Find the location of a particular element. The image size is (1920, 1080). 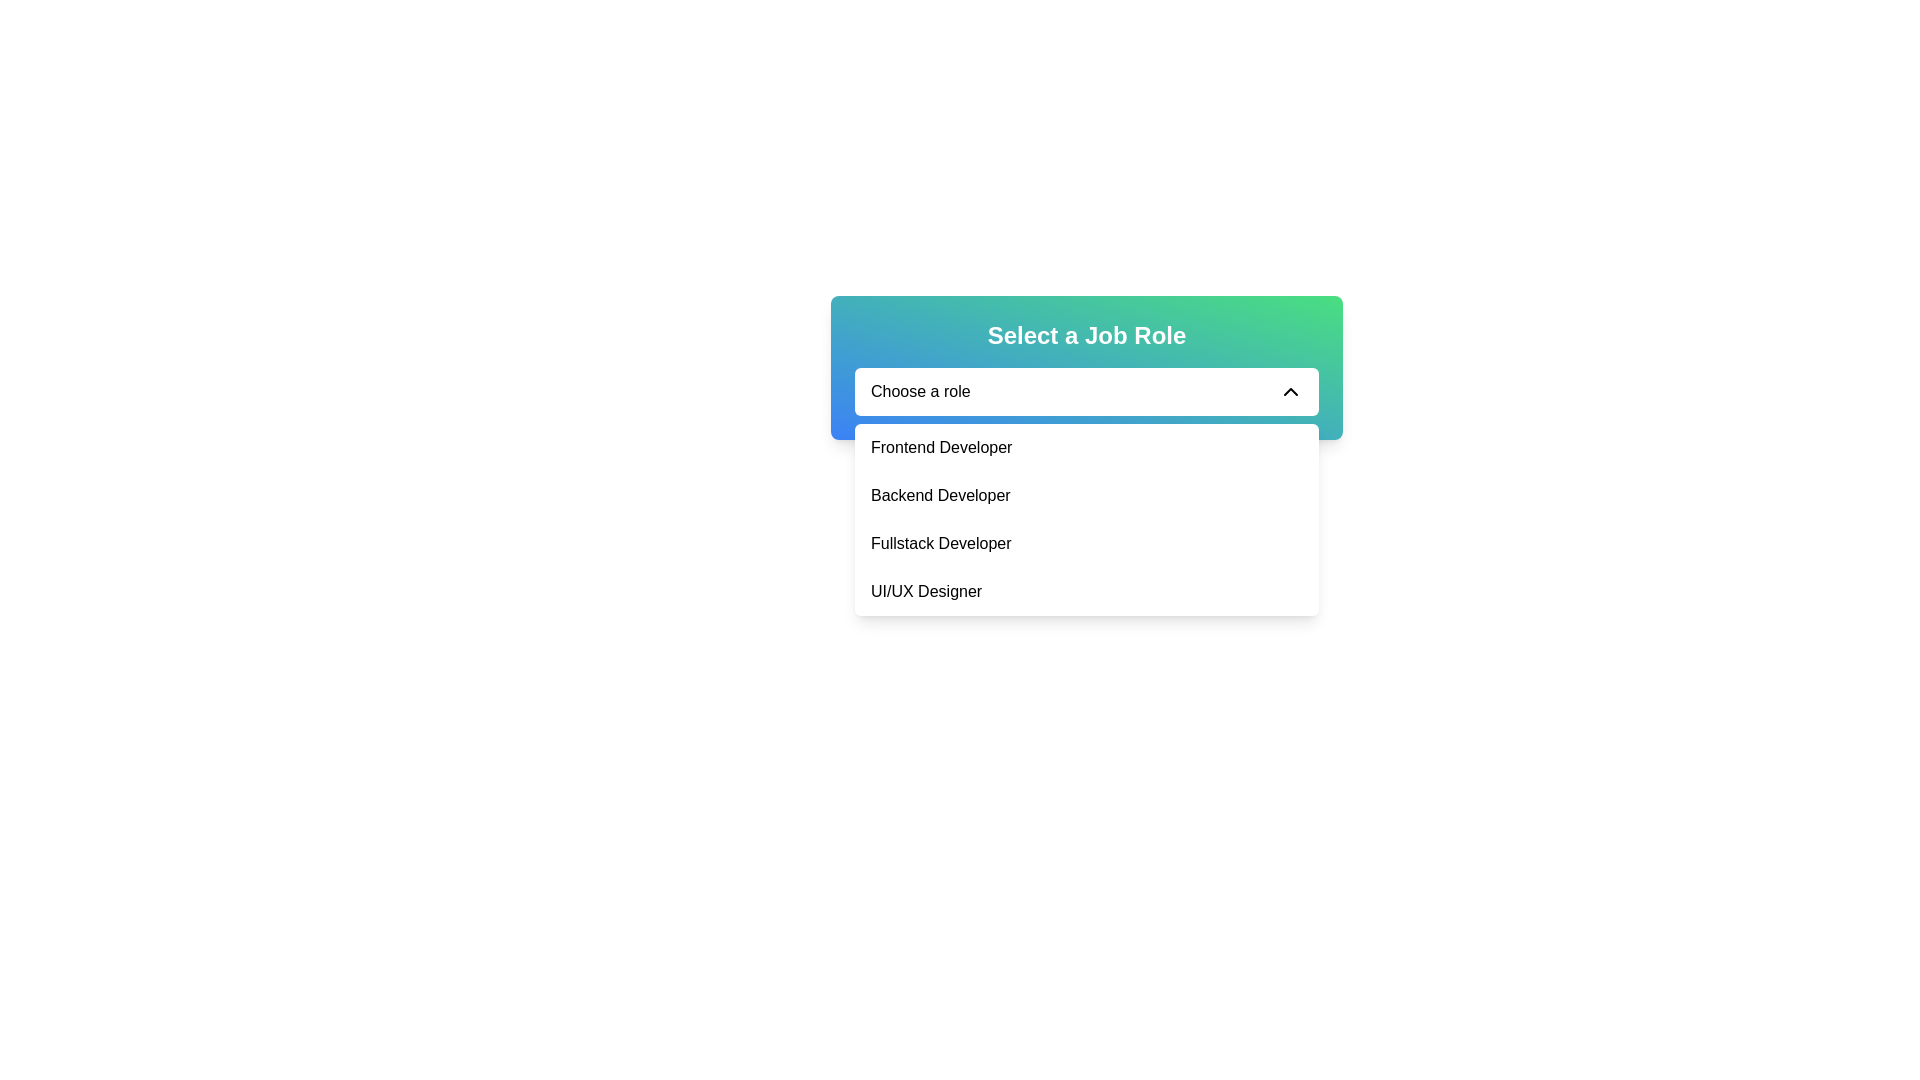

the 'Backend Developer' dropdown menu item is located at coordinates (1085, 495).